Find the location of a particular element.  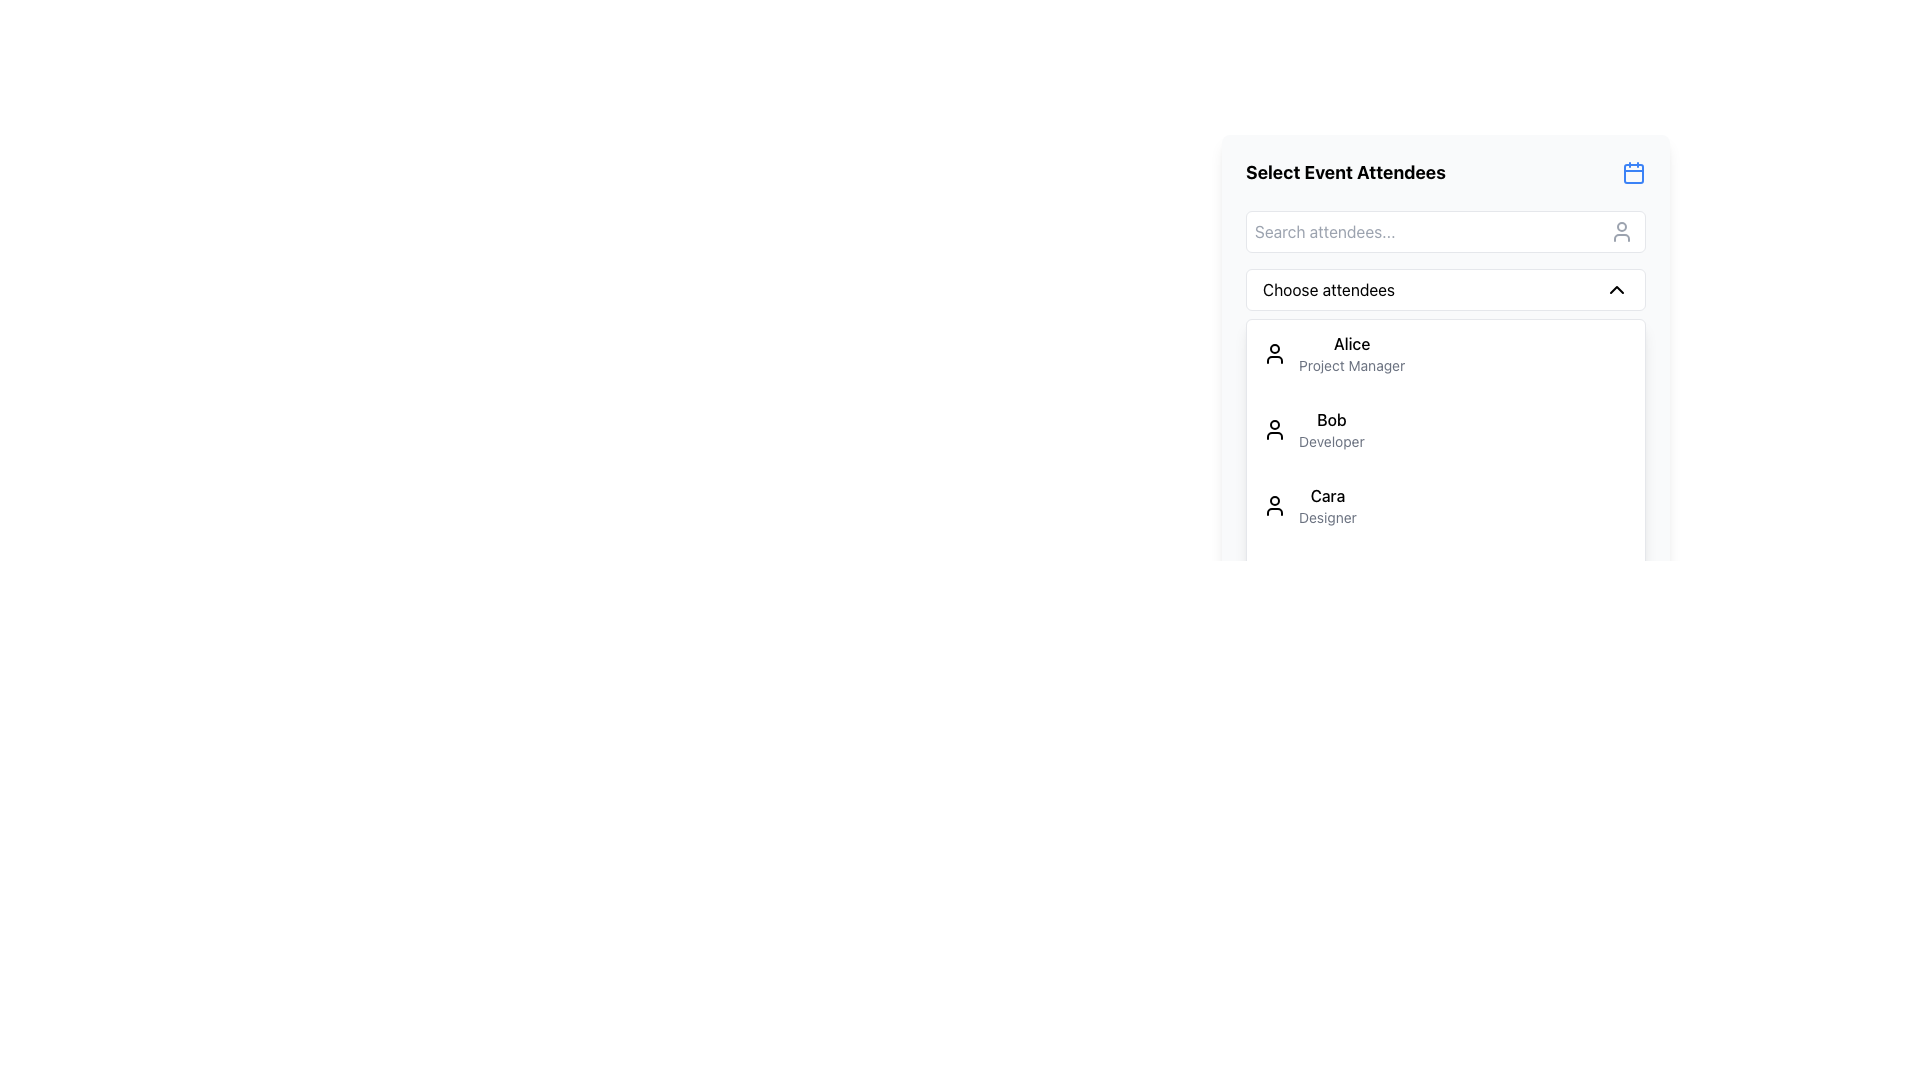

the profile icon located to the left of the entry labeled 'Bob', who is identified as a Developer, within the 'Select Event Attendees' section is located at coordinates (1274, 428).